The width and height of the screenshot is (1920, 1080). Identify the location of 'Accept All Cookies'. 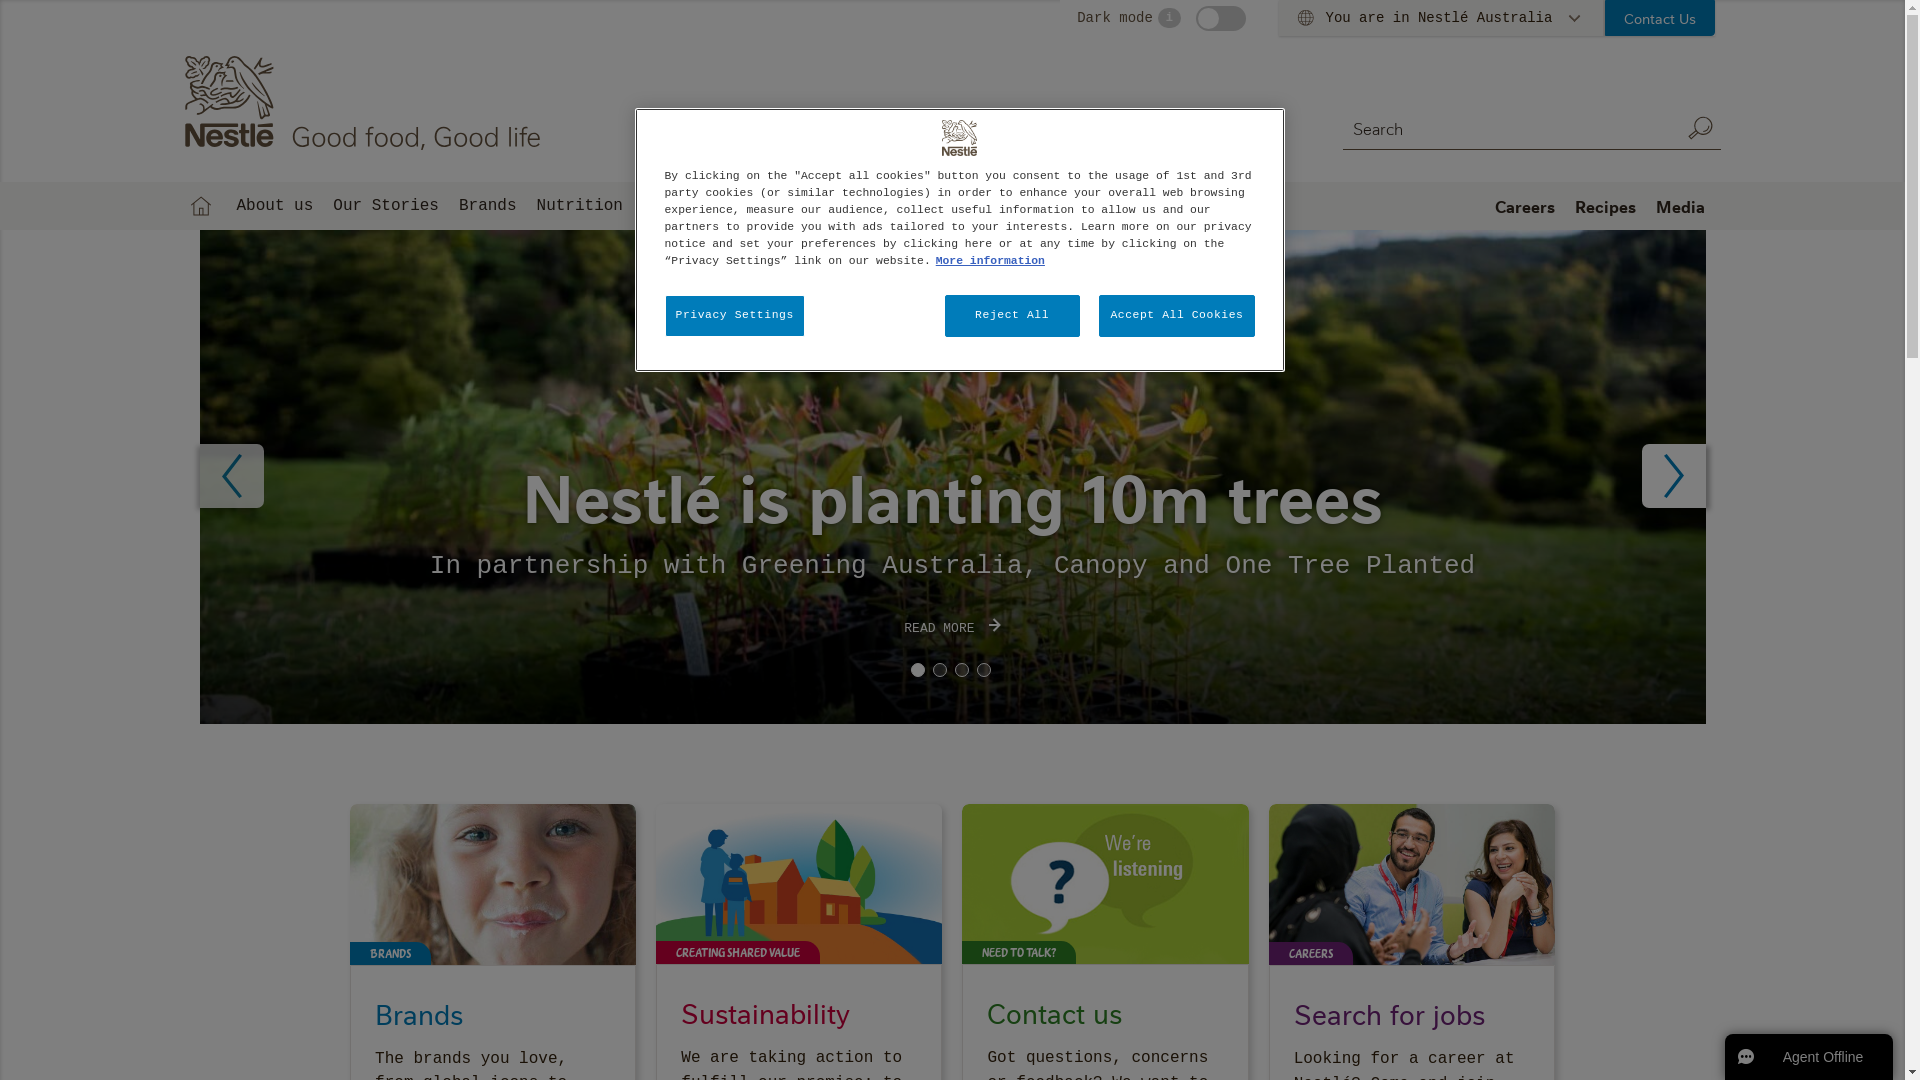
(1176, 315).